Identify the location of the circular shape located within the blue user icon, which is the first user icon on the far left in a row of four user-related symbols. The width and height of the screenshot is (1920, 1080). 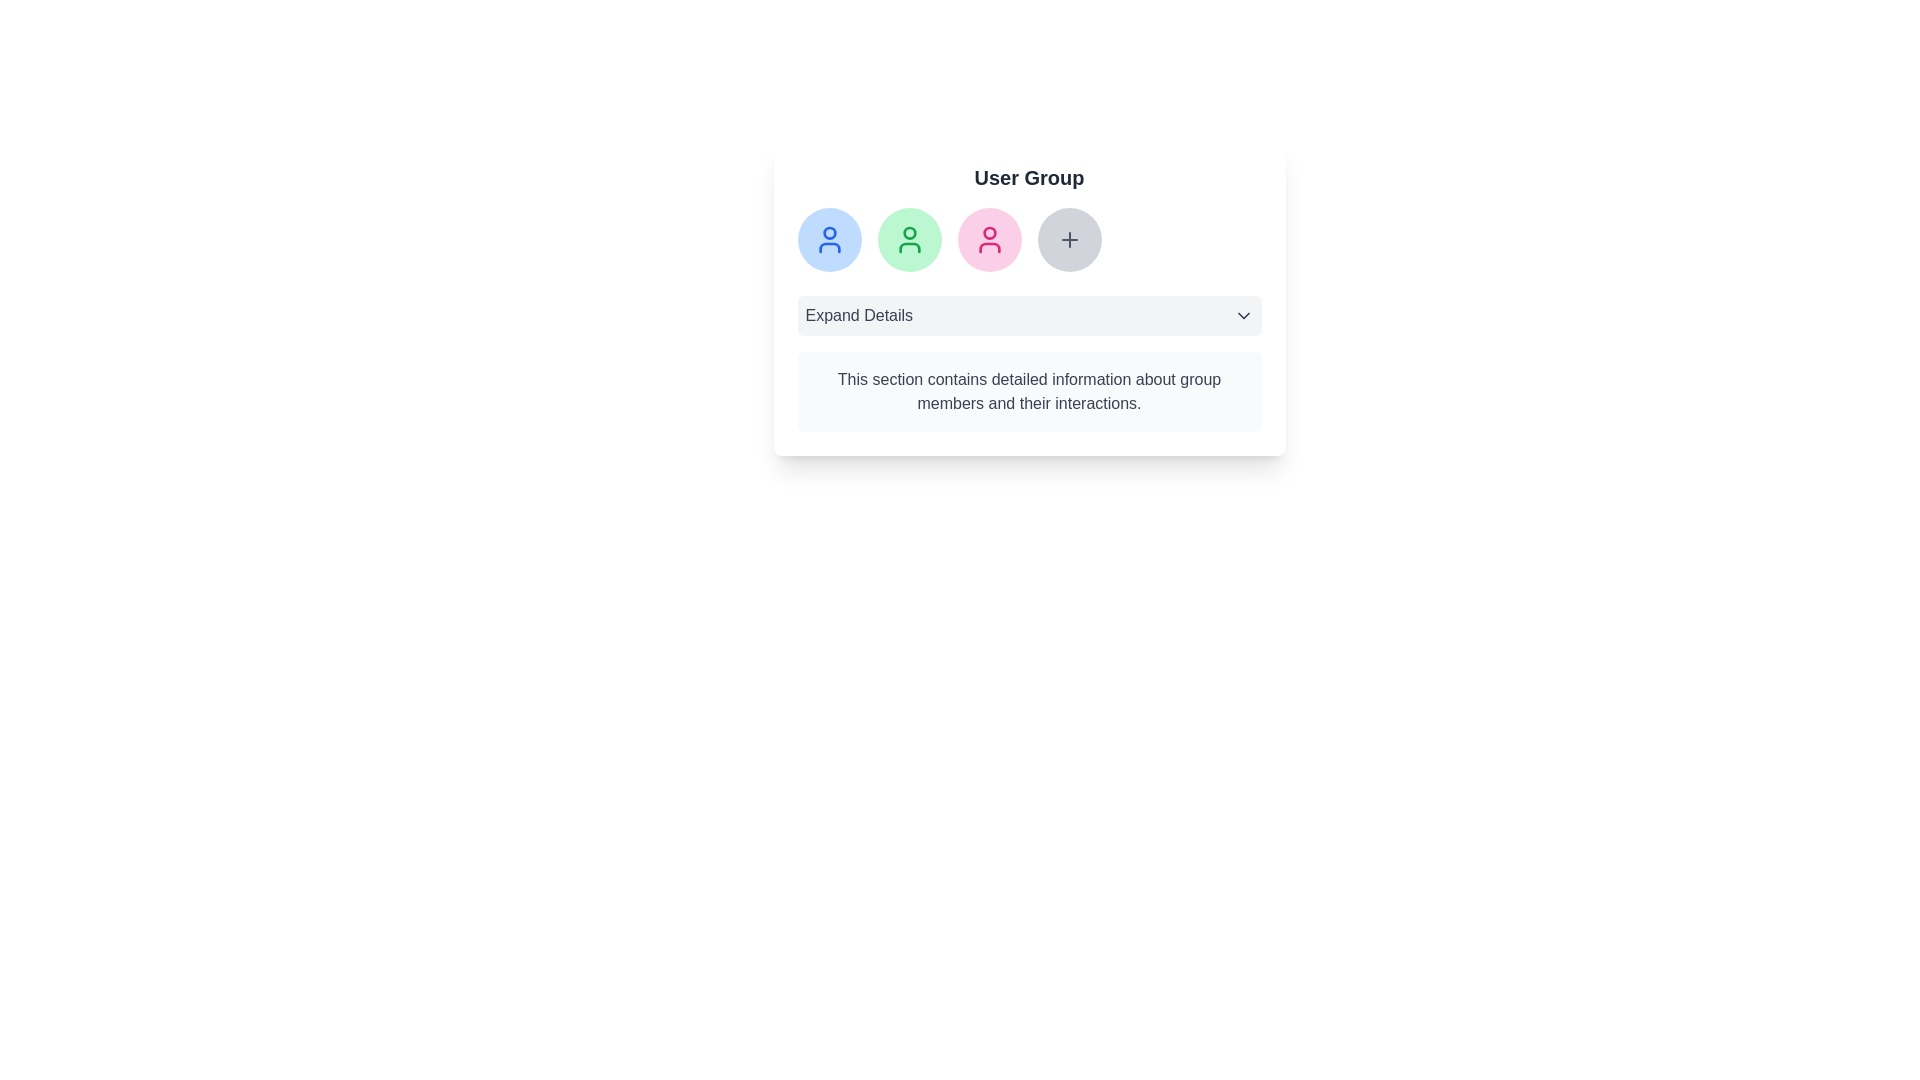
(829, 232).